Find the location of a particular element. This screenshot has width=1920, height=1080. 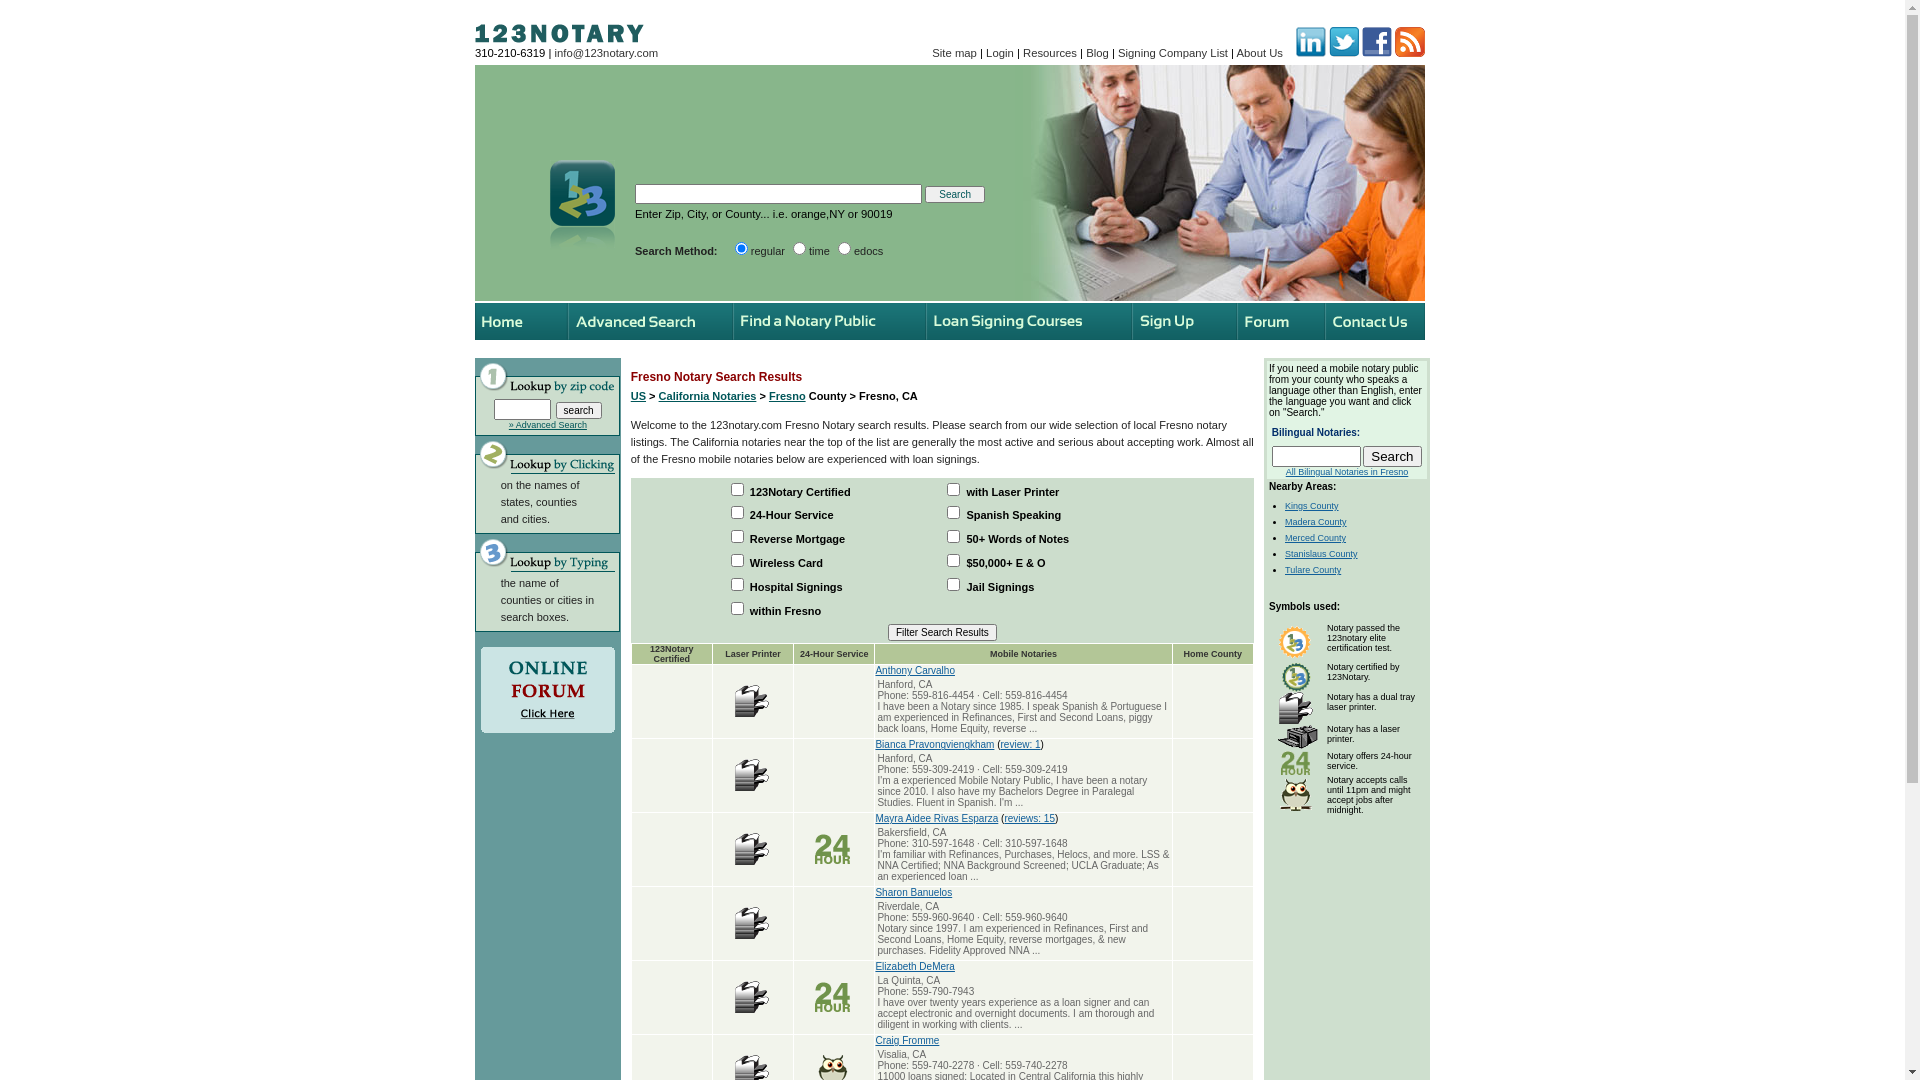

'Mayra Aidee Rivas Esparza' is located at coordinates (935, 818).